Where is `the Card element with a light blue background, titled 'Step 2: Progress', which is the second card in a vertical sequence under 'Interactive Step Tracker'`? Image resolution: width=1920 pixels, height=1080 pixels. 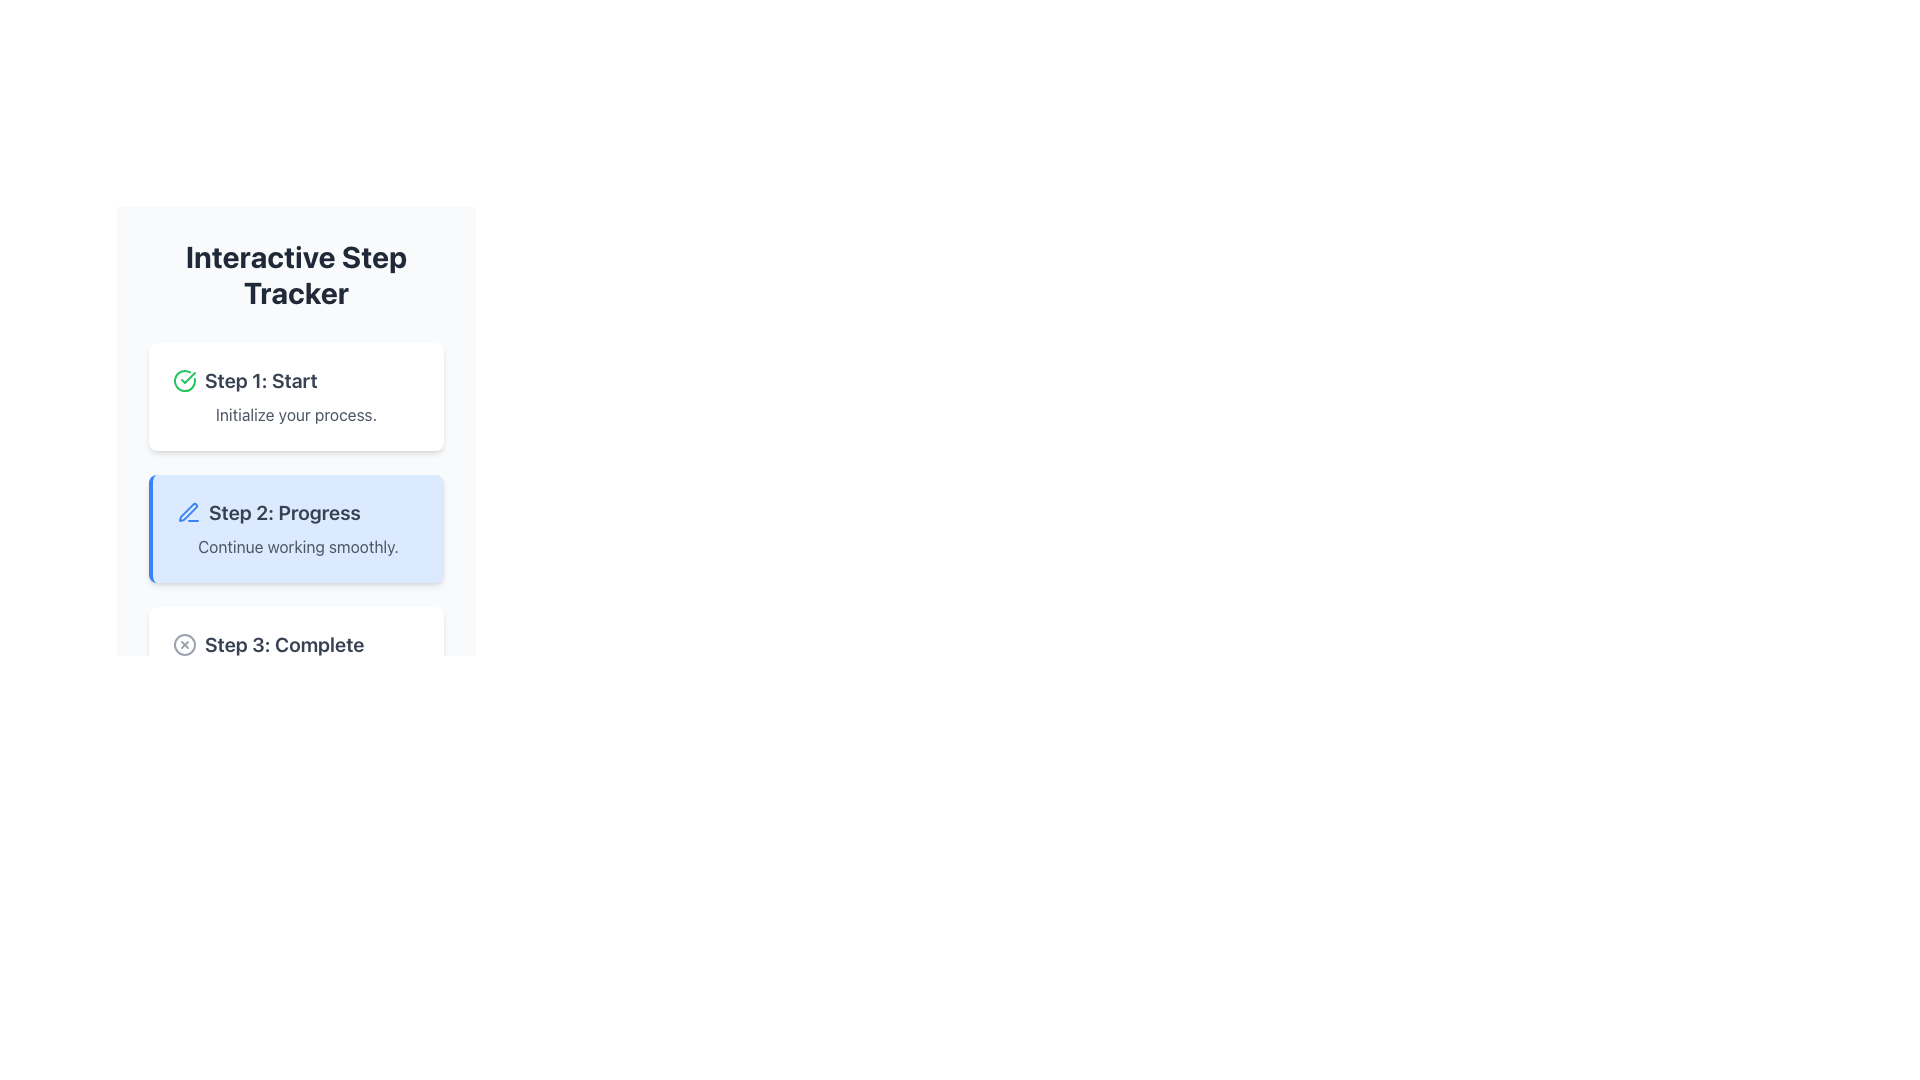 the Card element with a light blue background, titled 'Step 2: Progress', which is the second card in a vertical sequence under 'Interactive Step Tracker' is located at coordinates (295, 527).